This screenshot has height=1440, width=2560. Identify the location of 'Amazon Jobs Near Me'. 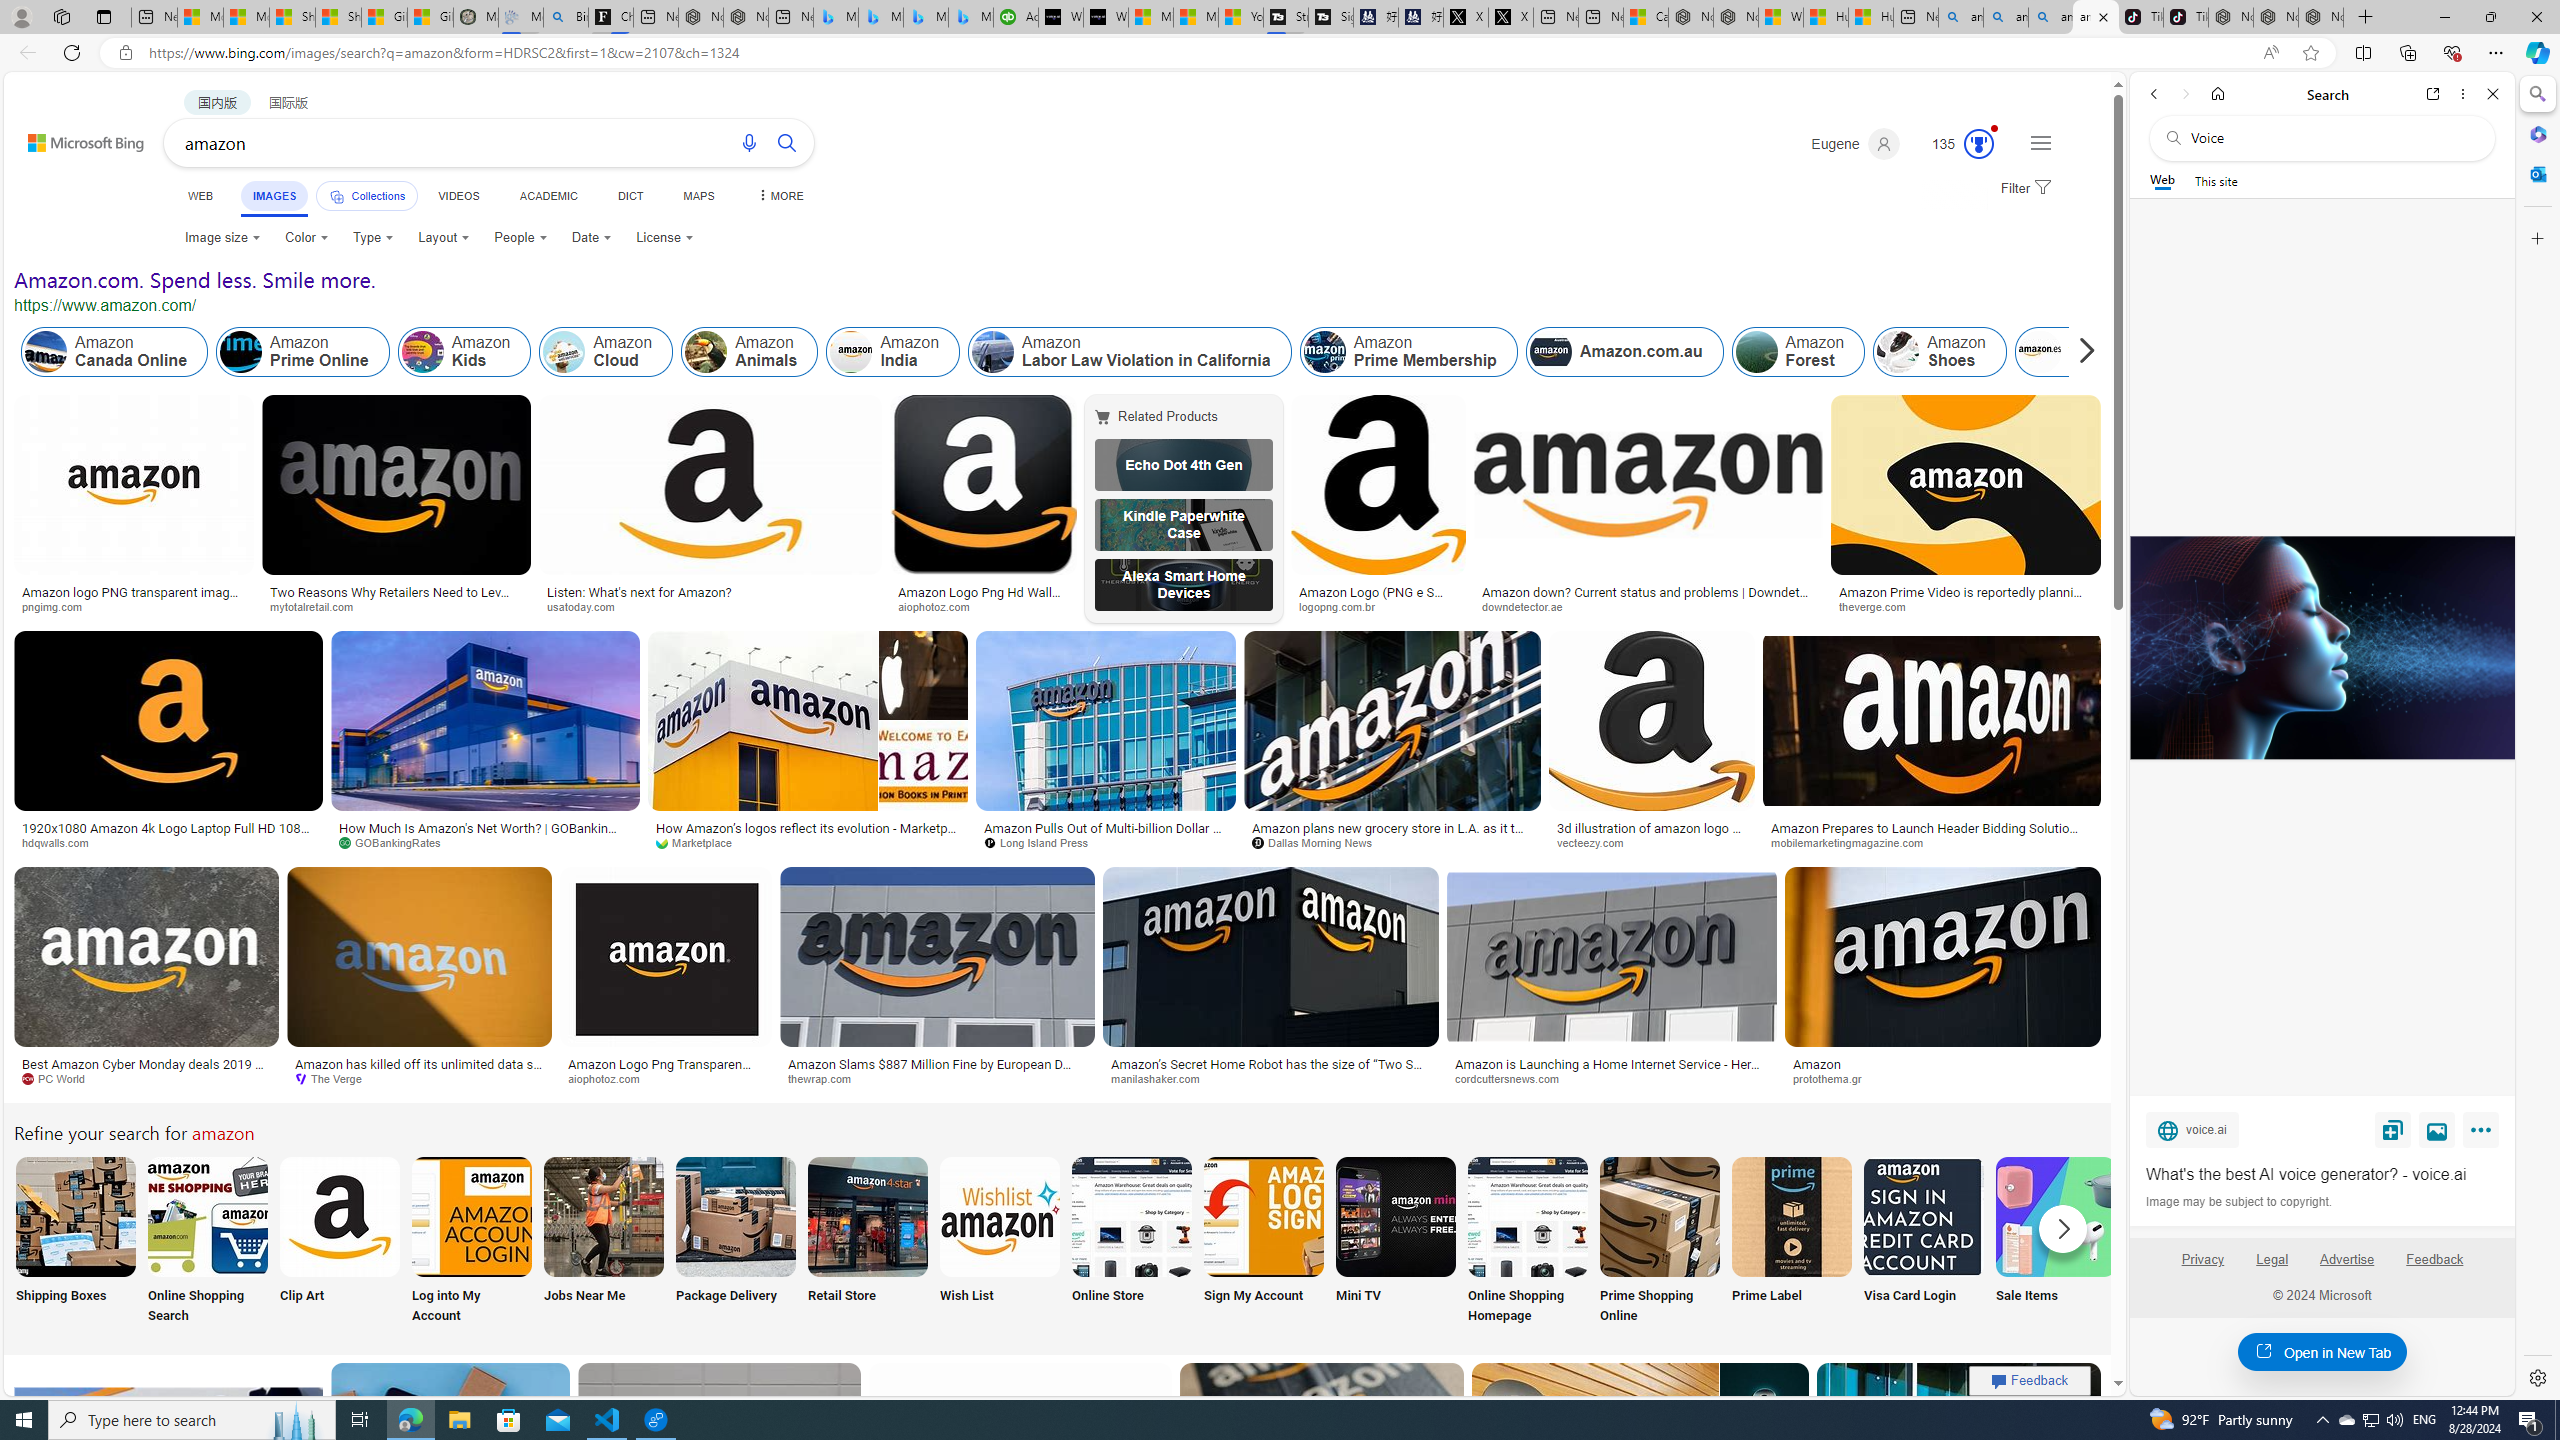
(602, 1215).